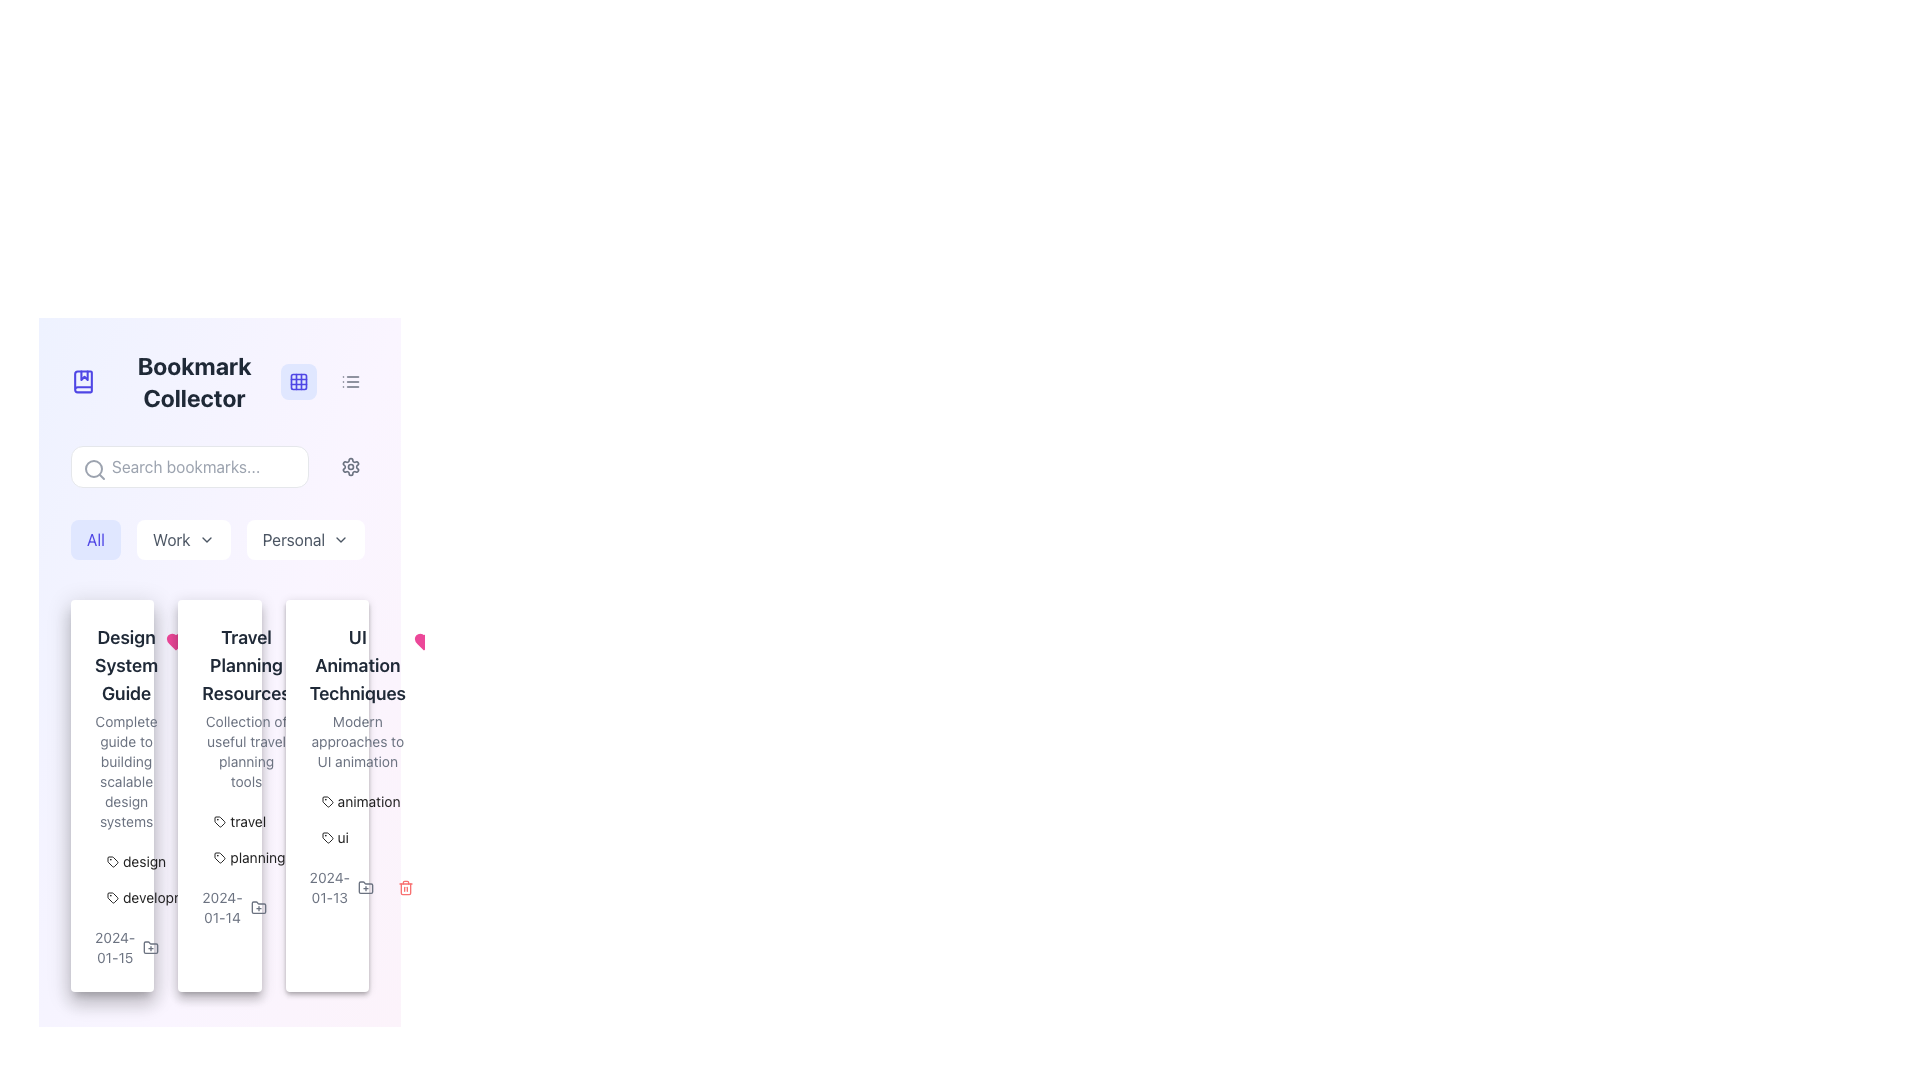 Image resolution: width=1920 pixels, height=1080 pixels. I want to click on the Text label that serves as the title for the second card in a horizontal list of cards, which is centrally positioned and above the descriptive text block, so click(245, 666).